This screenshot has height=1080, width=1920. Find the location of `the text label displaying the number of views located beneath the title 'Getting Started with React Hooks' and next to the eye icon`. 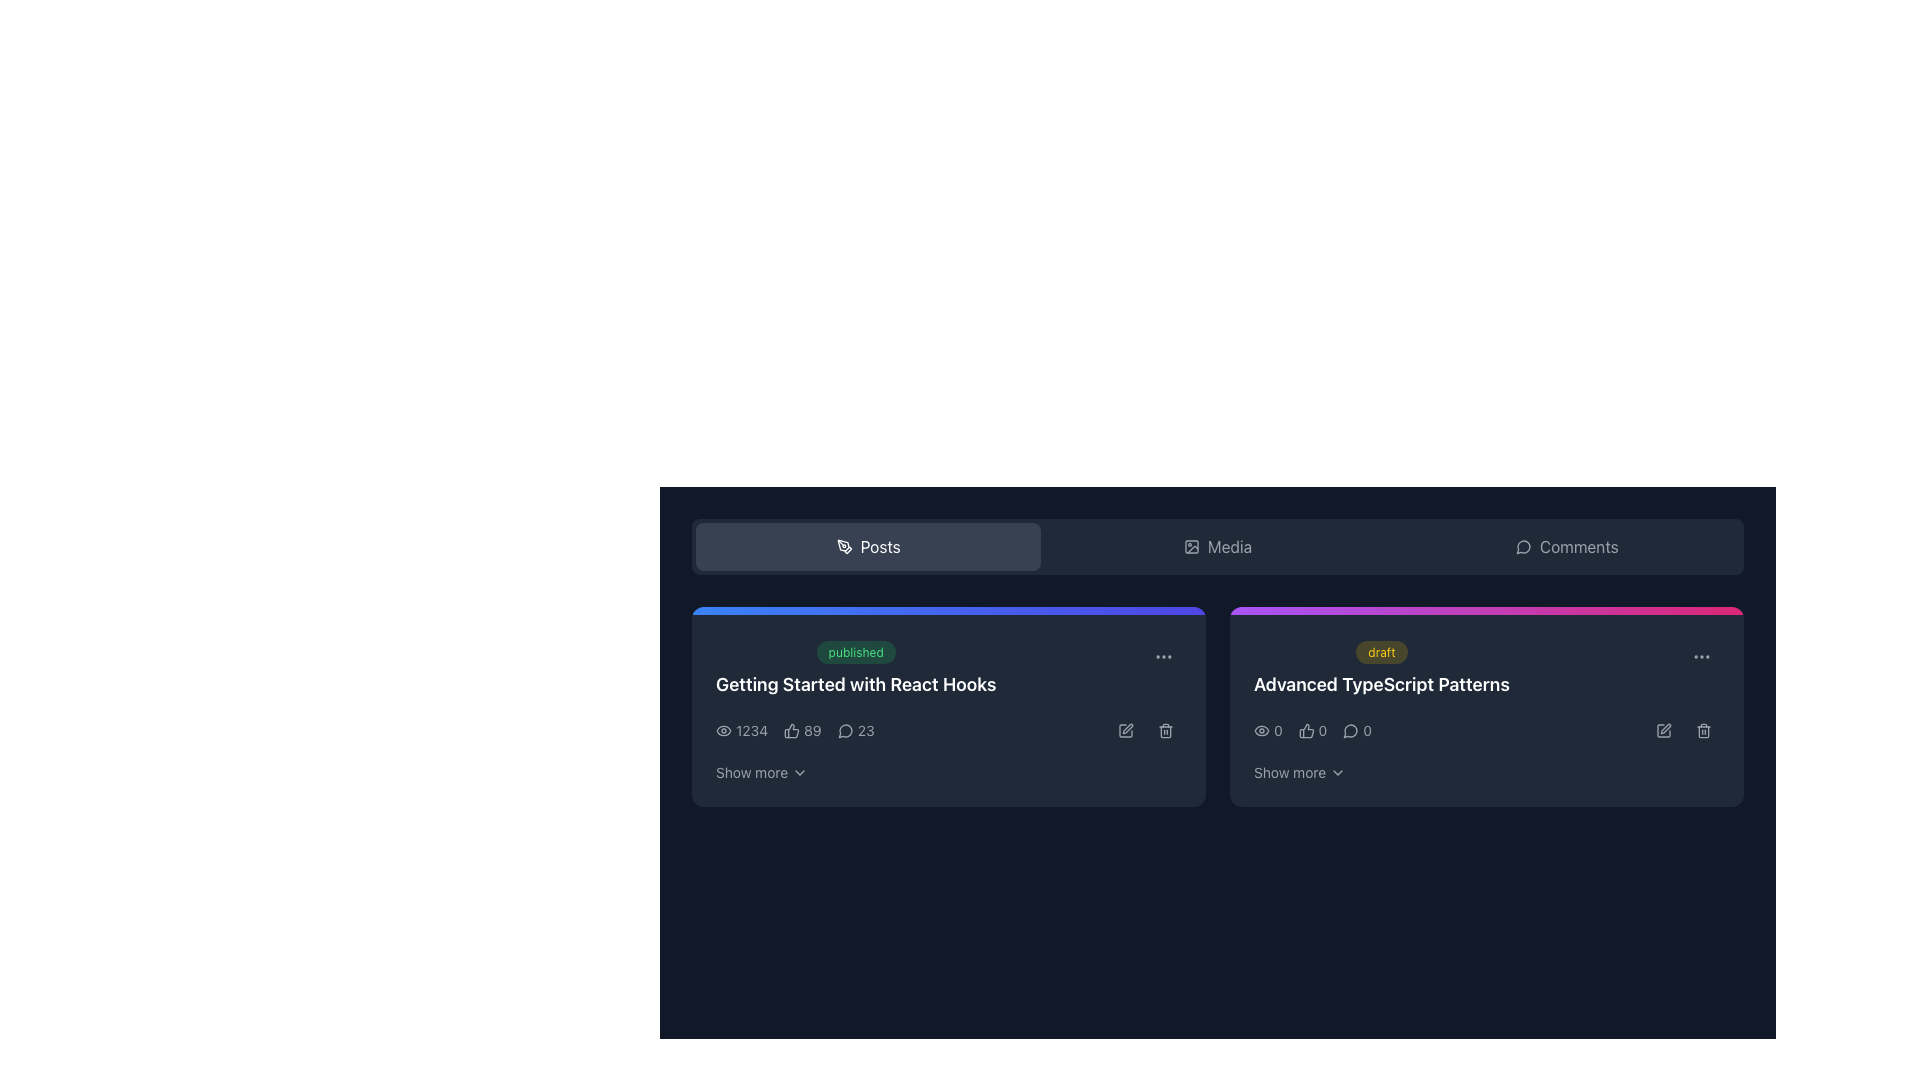

the text label displaying the number of views located beneath the title 'Getting Started with React Hooks' and next to the eye icon is located at coordinates (751, 731).